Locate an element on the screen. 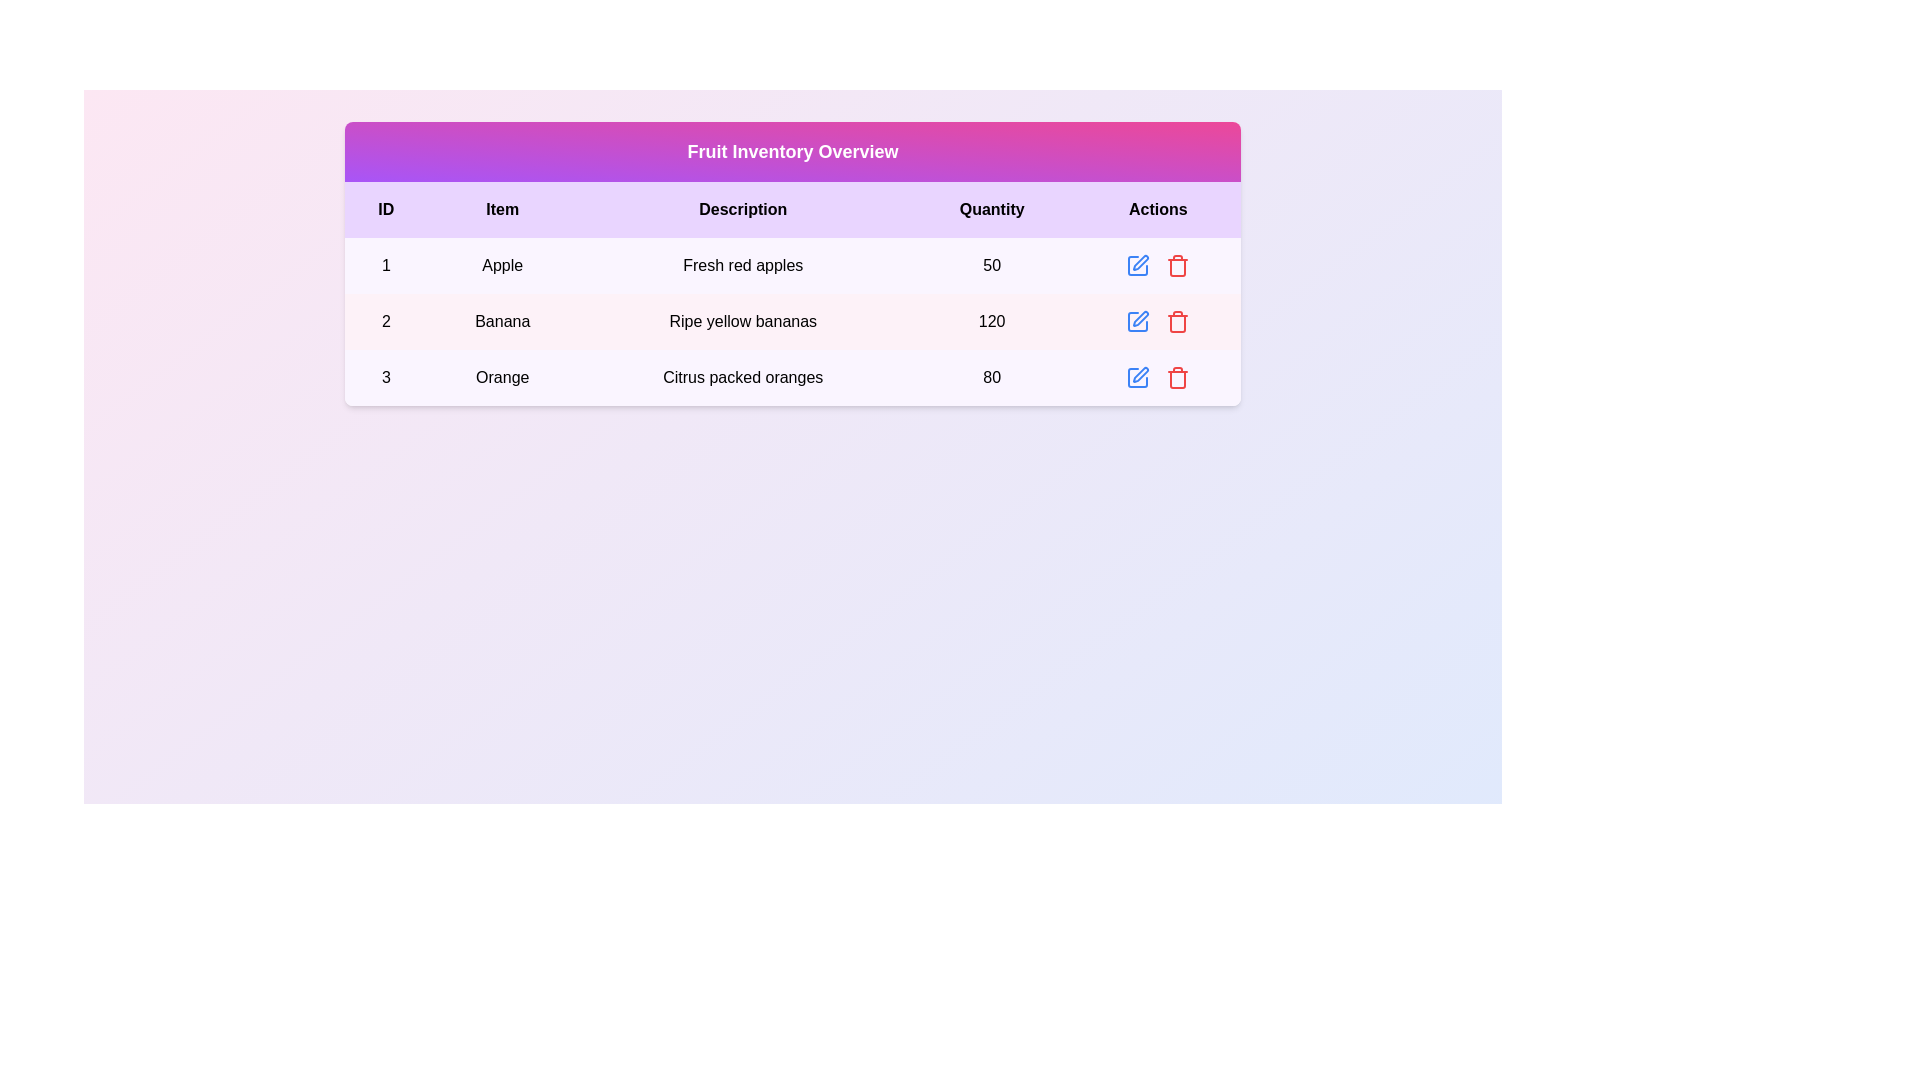  the row corresponding to 3 is located at coordinates (791, 378).